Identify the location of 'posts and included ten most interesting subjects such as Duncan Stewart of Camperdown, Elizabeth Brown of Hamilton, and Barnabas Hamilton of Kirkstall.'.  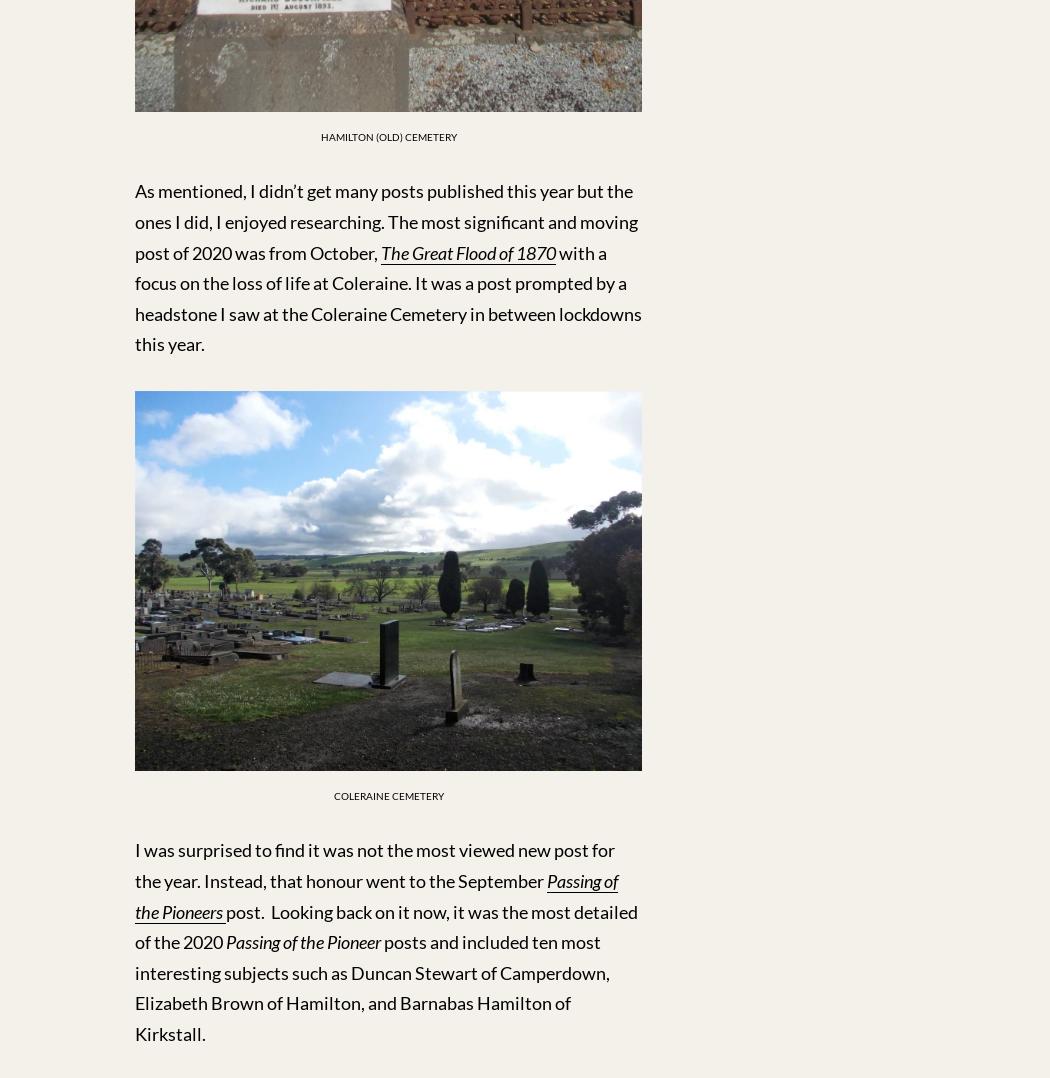
(134, 987).